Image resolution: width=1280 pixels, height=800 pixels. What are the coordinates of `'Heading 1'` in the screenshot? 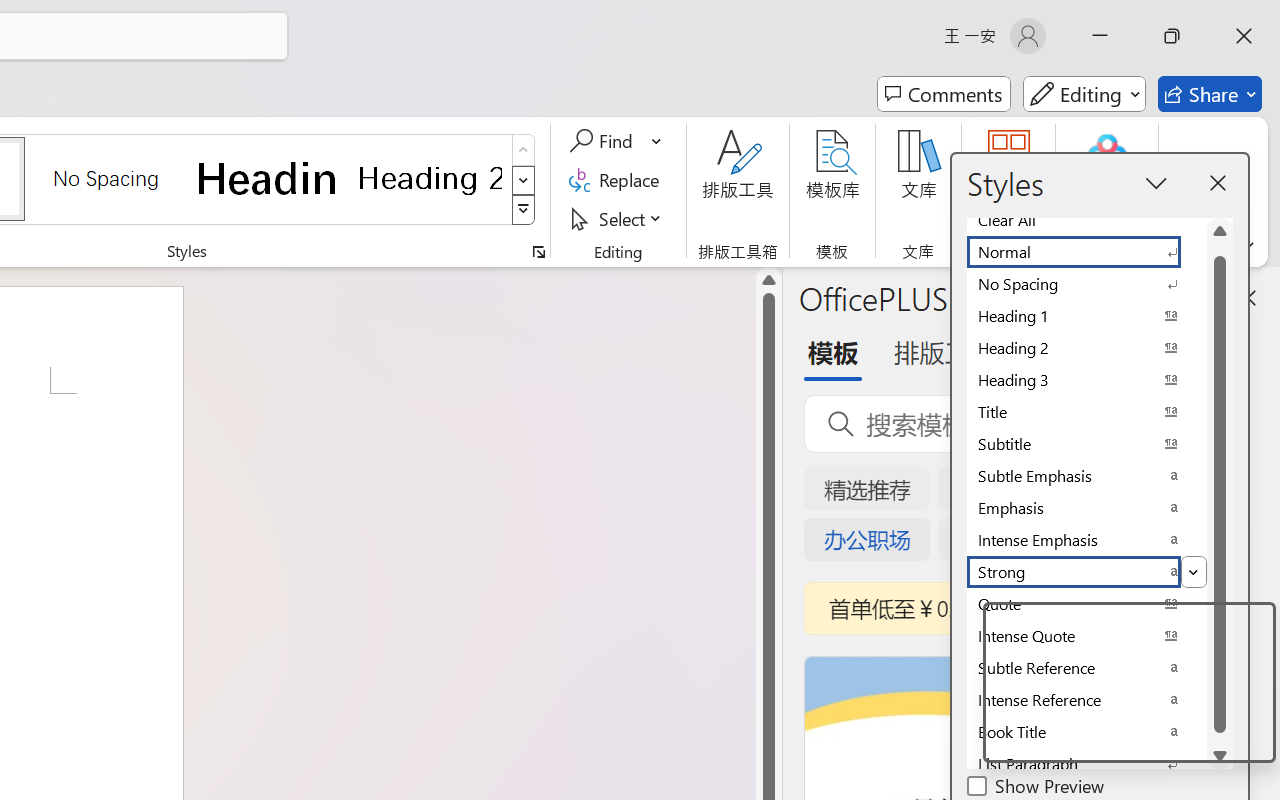 It's located at (267, 177).